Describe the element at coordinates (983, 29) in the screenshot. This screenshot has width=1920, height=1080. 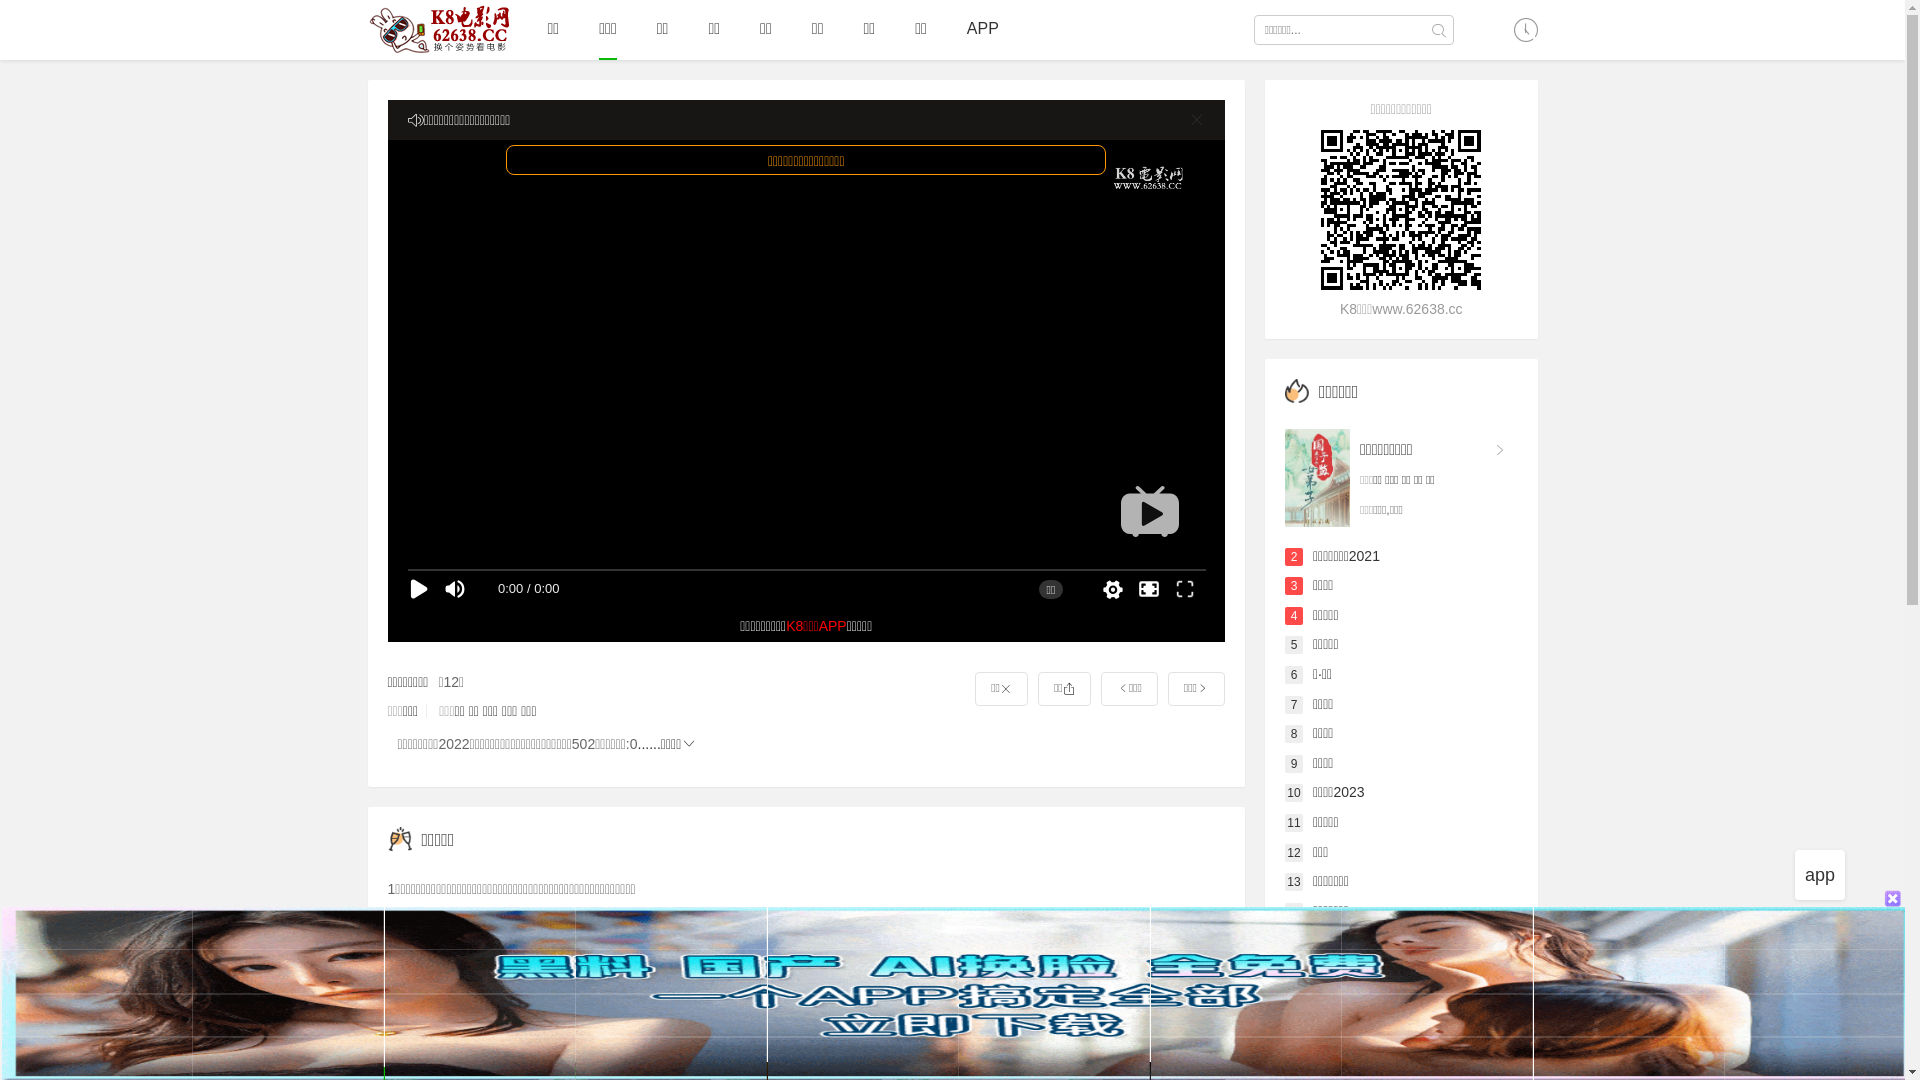
I see `'APP'` at that location.